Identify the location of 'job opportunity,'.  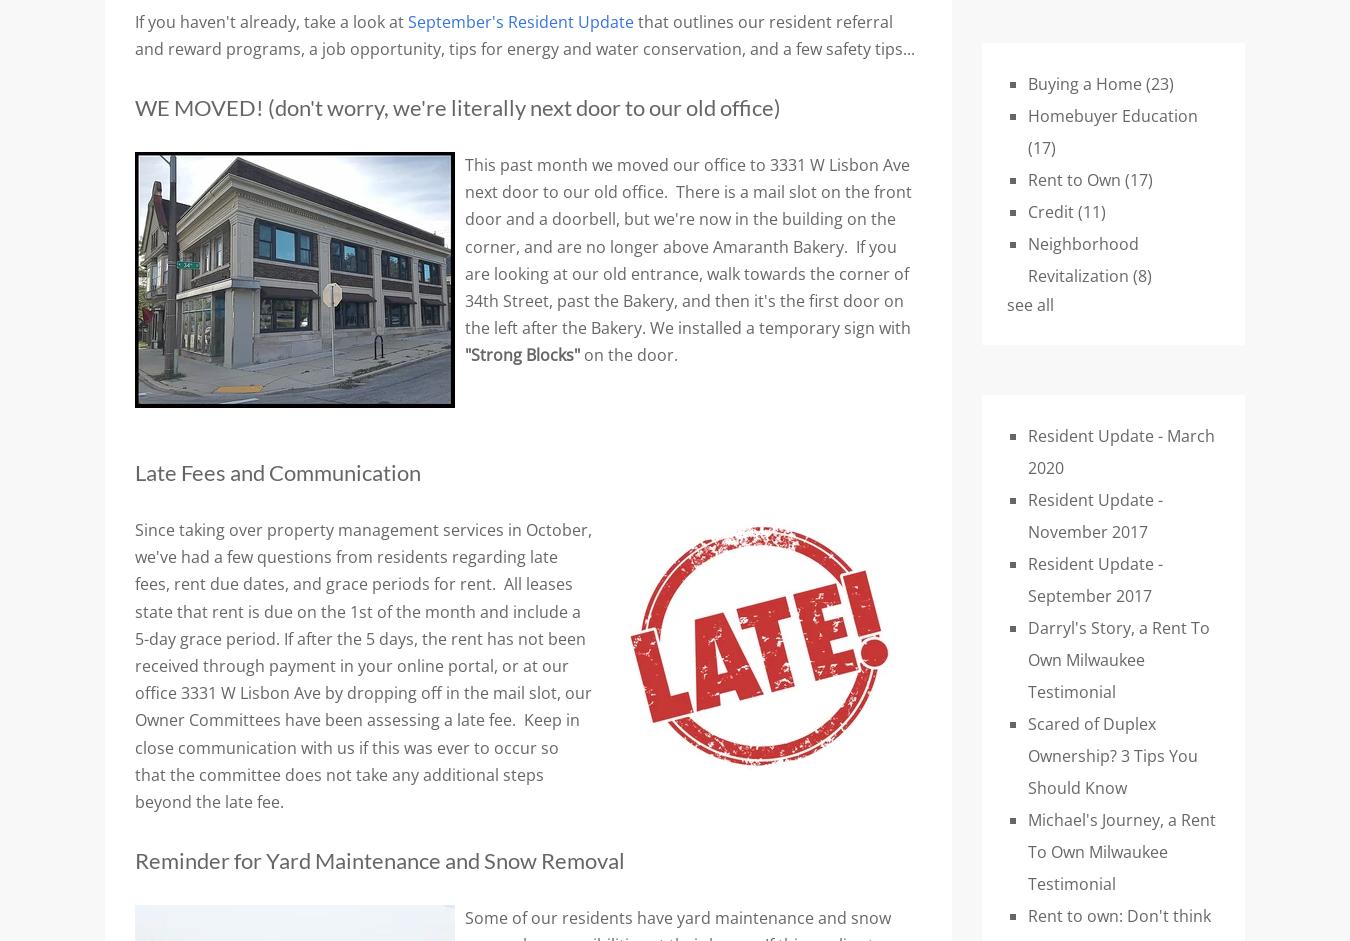
(385, 48).